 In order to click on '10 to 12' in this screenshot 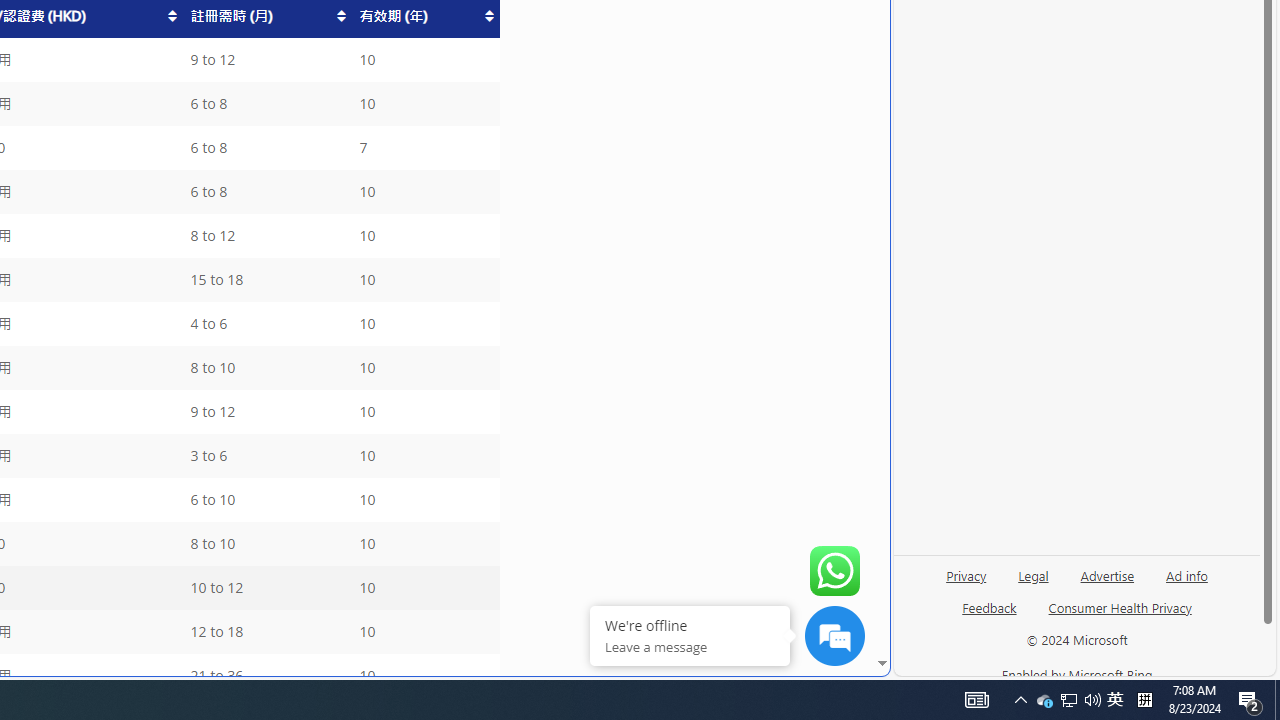, I will do `click(265, 587)`.